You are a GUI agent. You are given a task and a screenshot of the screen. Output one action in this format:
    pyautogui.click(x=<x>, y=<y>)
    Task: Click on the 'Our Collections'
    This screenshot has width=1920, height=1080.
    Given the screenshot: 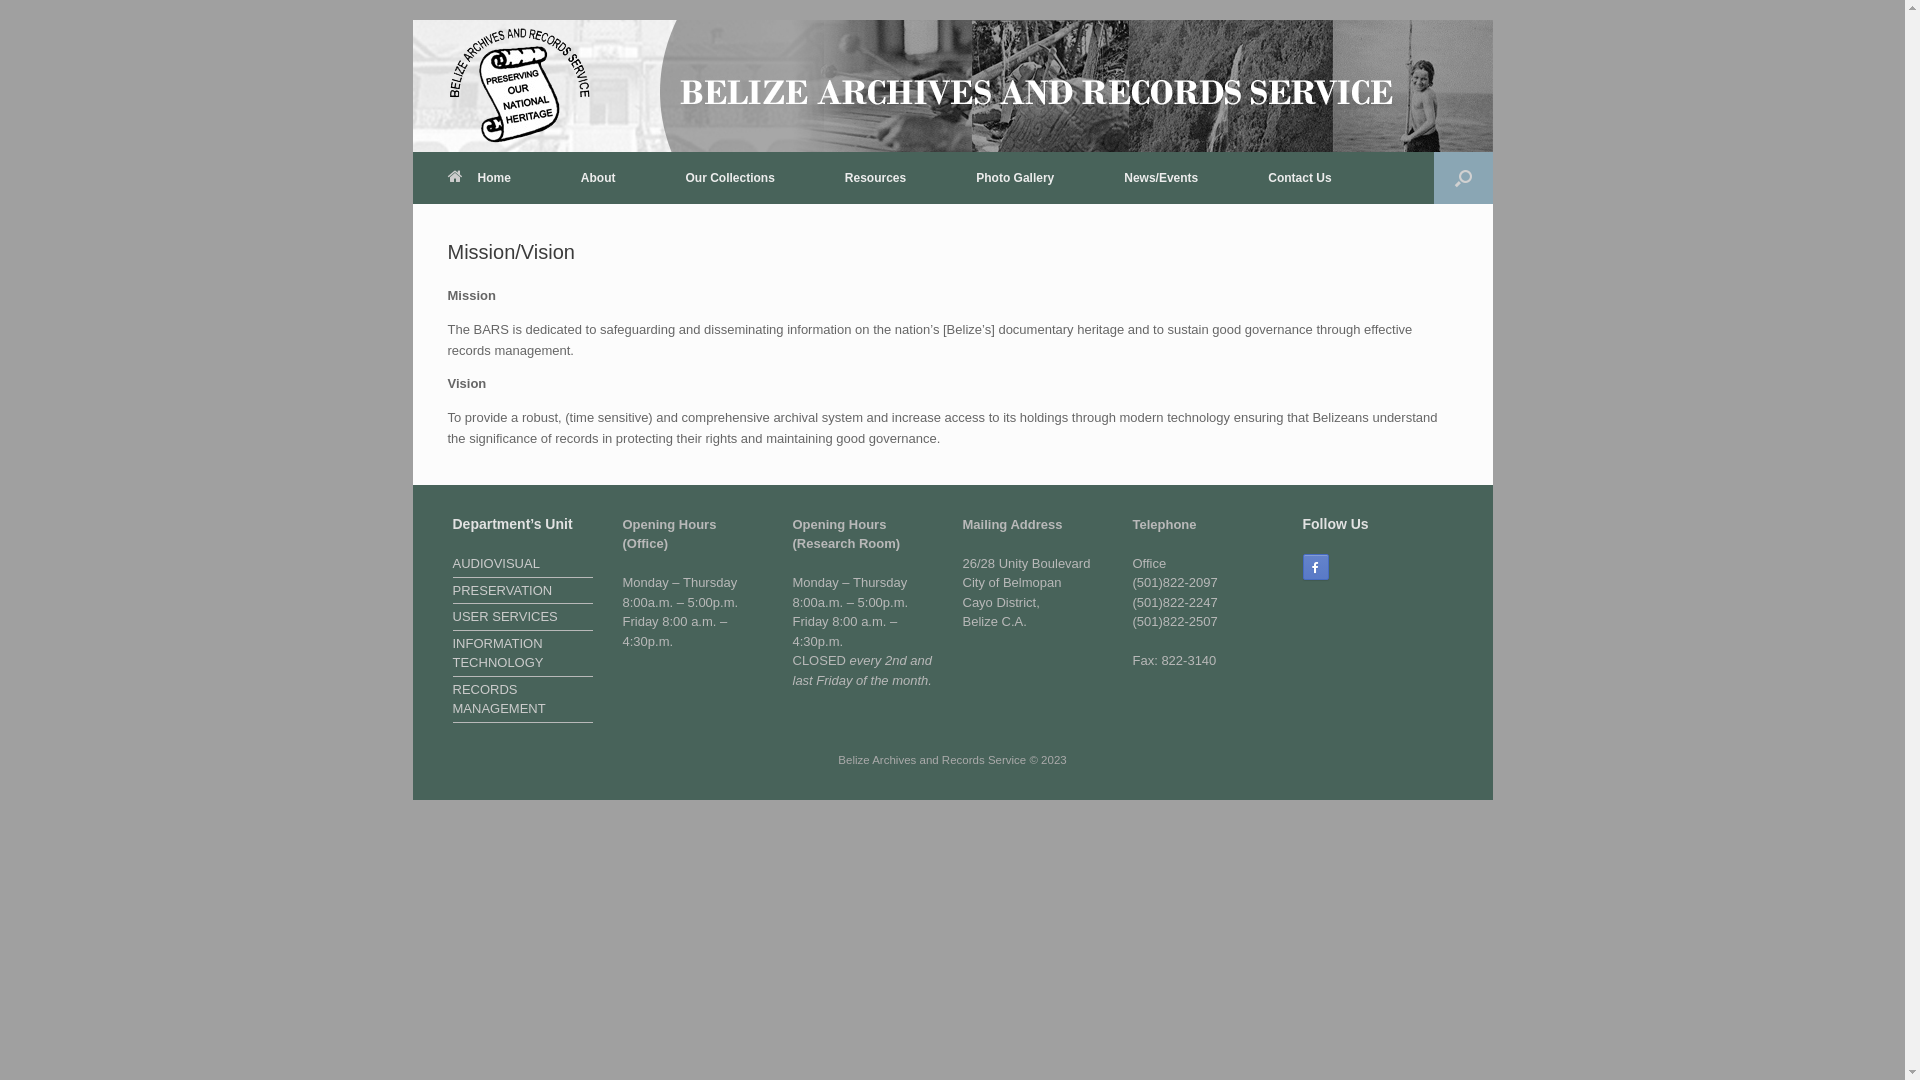 What is the action you would take?
    pyautogui.click(x=649, y=176)
    